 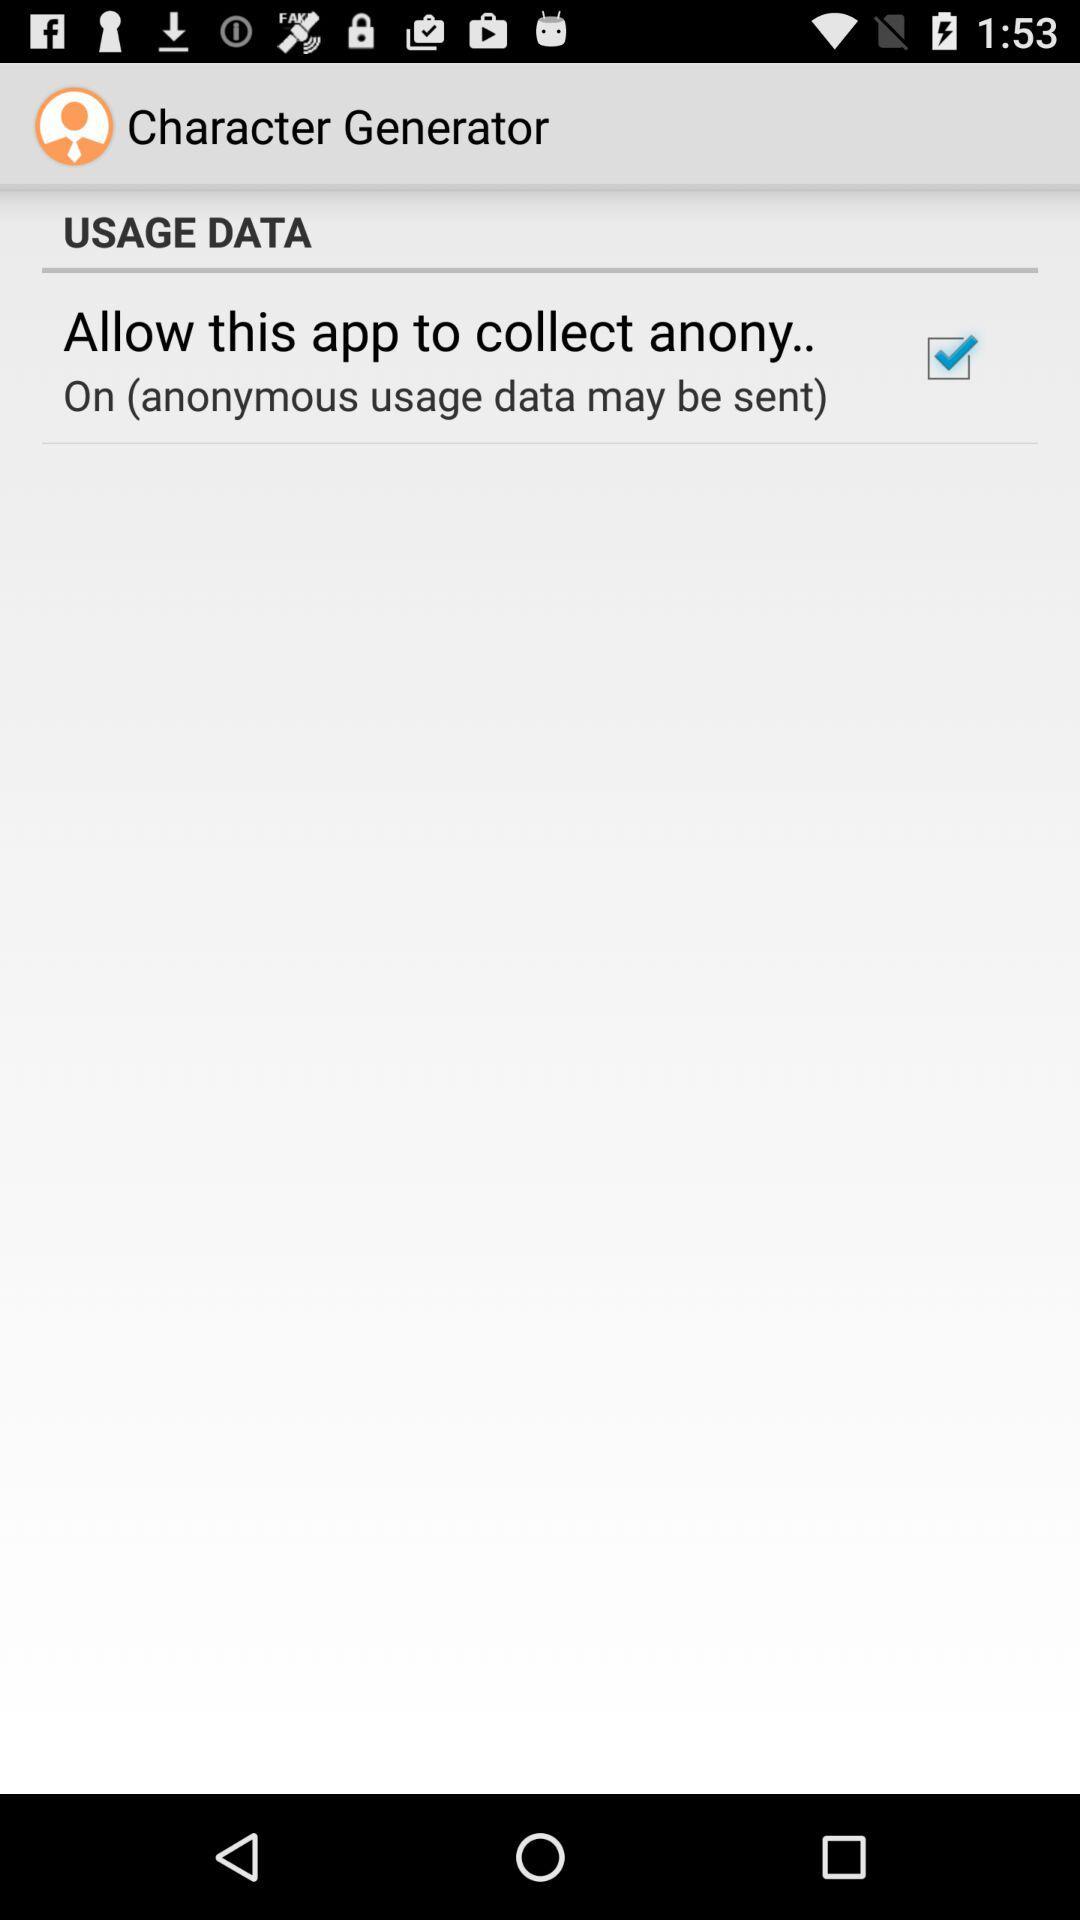 I want to click on checkbox at the top right corner, so click(x=947, y=358).